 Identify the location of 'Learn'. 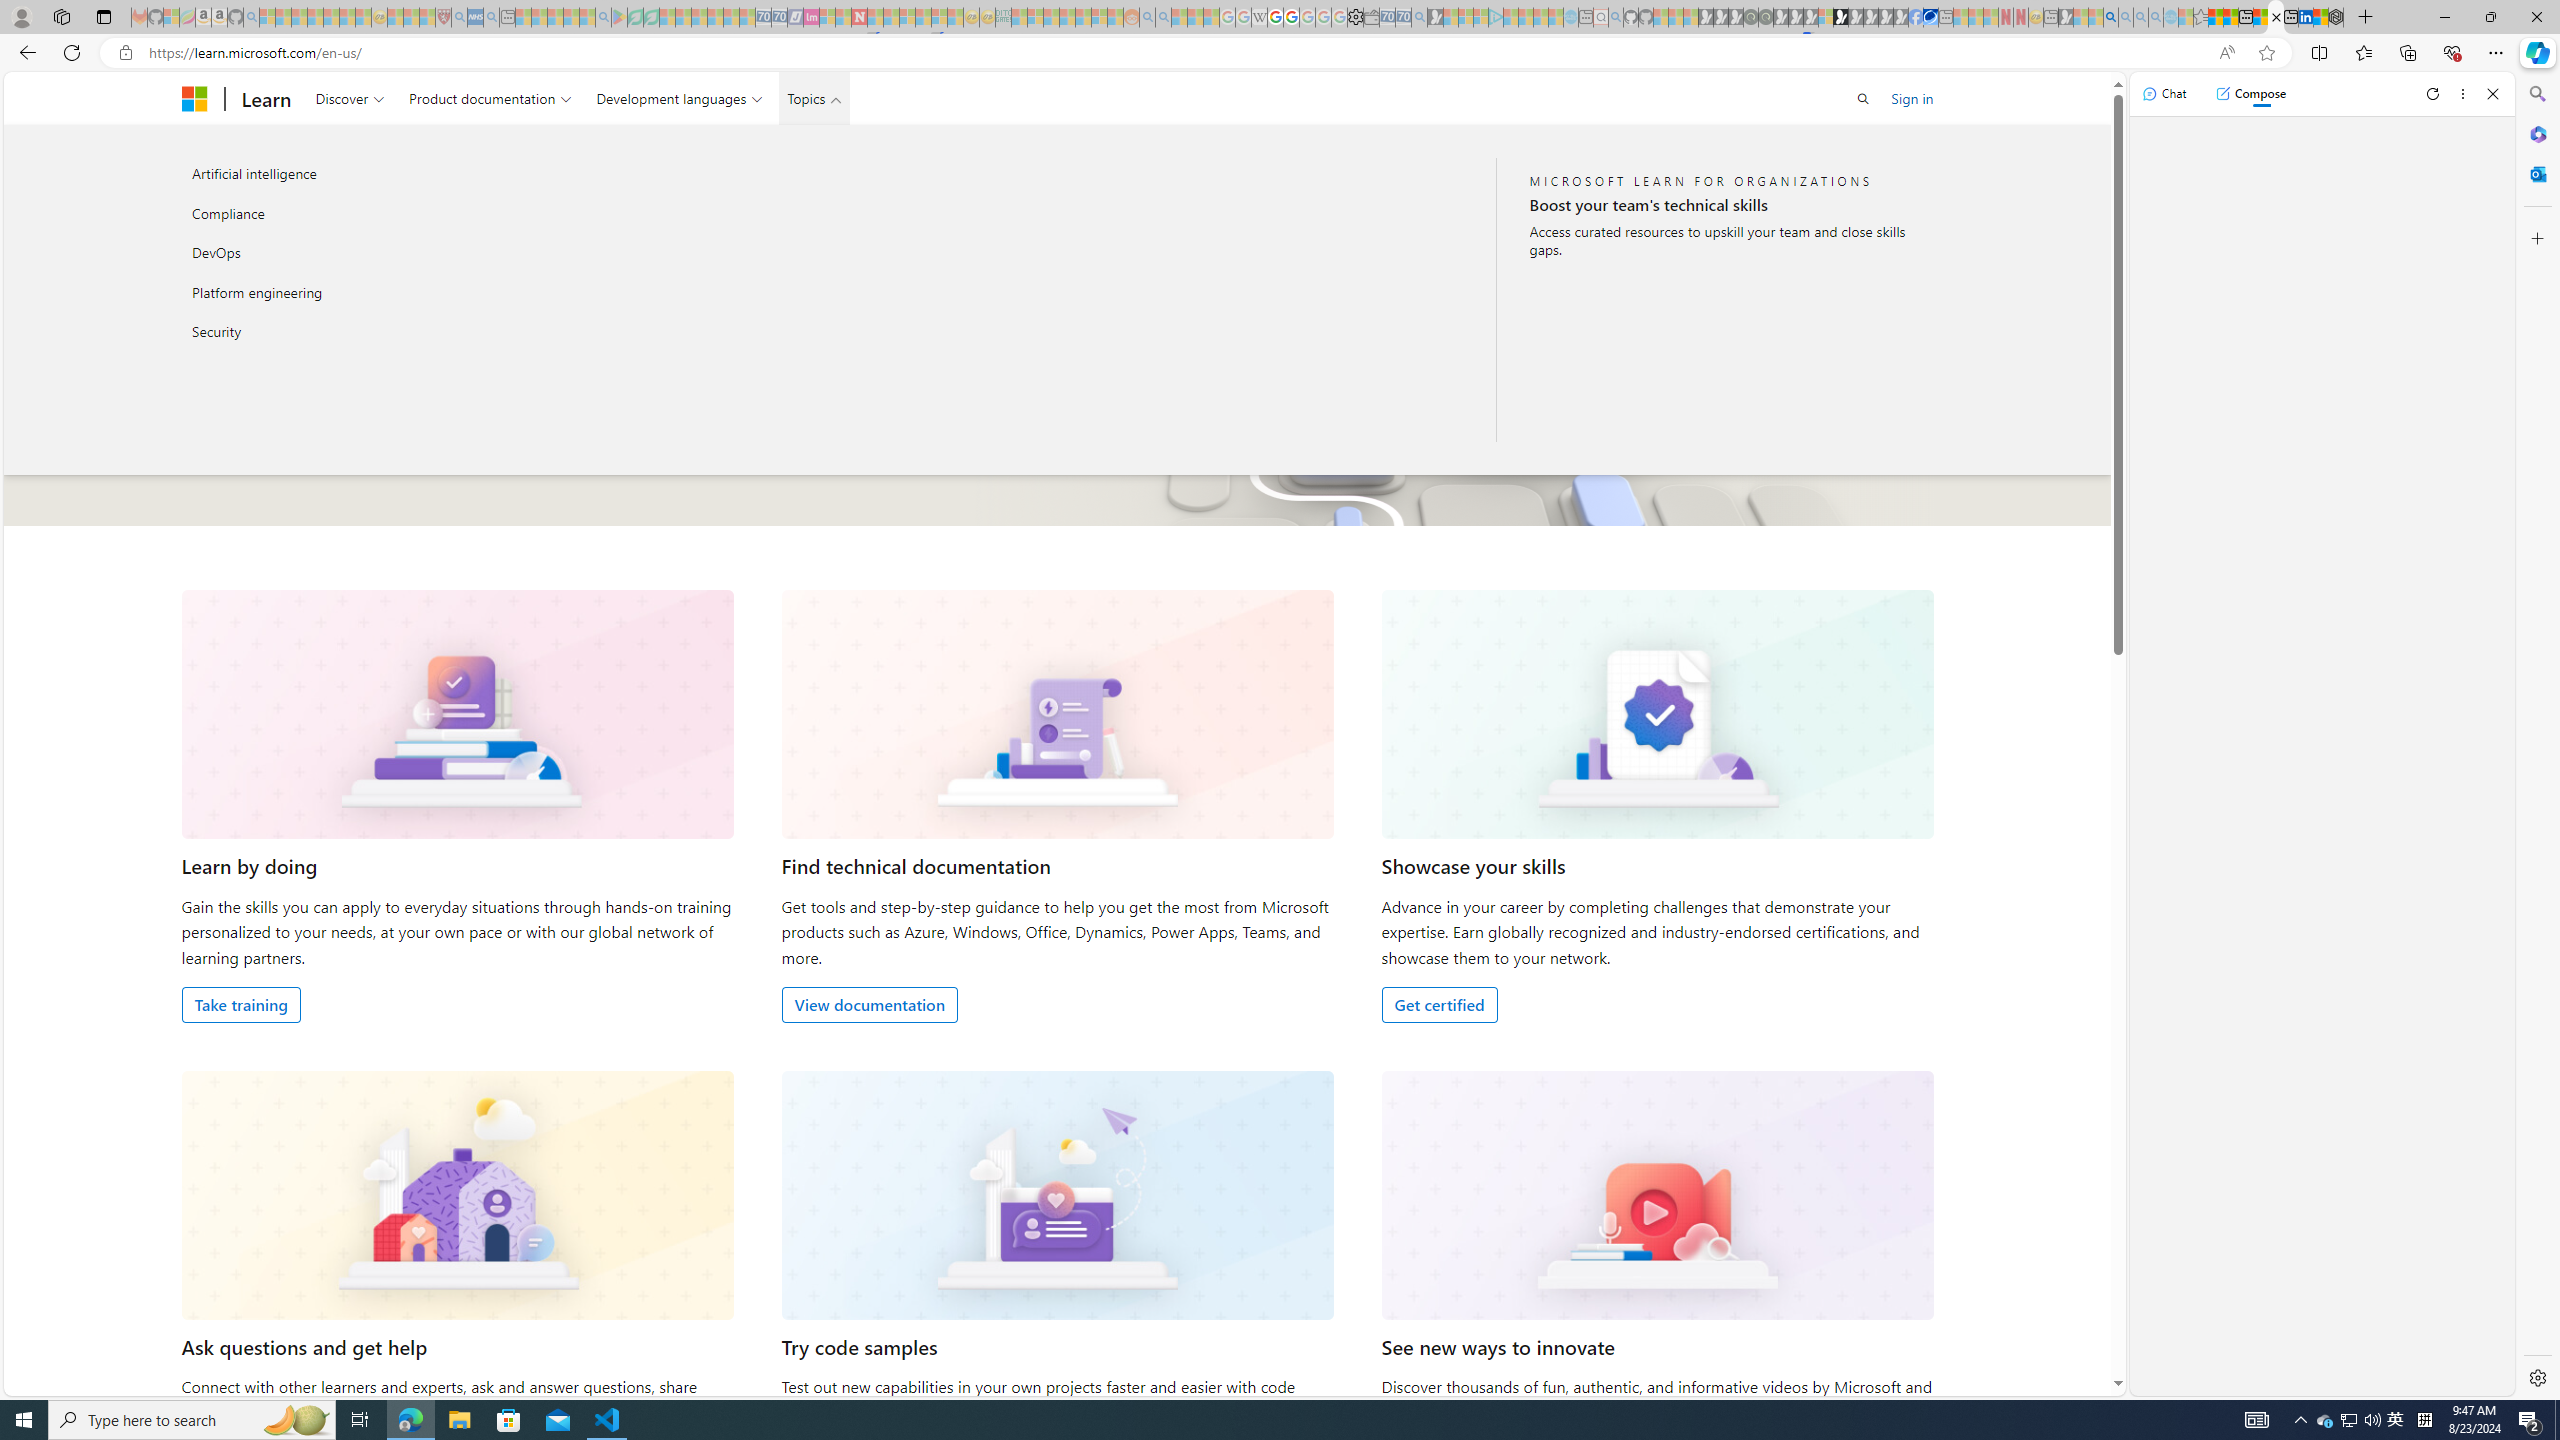
(265, 97).